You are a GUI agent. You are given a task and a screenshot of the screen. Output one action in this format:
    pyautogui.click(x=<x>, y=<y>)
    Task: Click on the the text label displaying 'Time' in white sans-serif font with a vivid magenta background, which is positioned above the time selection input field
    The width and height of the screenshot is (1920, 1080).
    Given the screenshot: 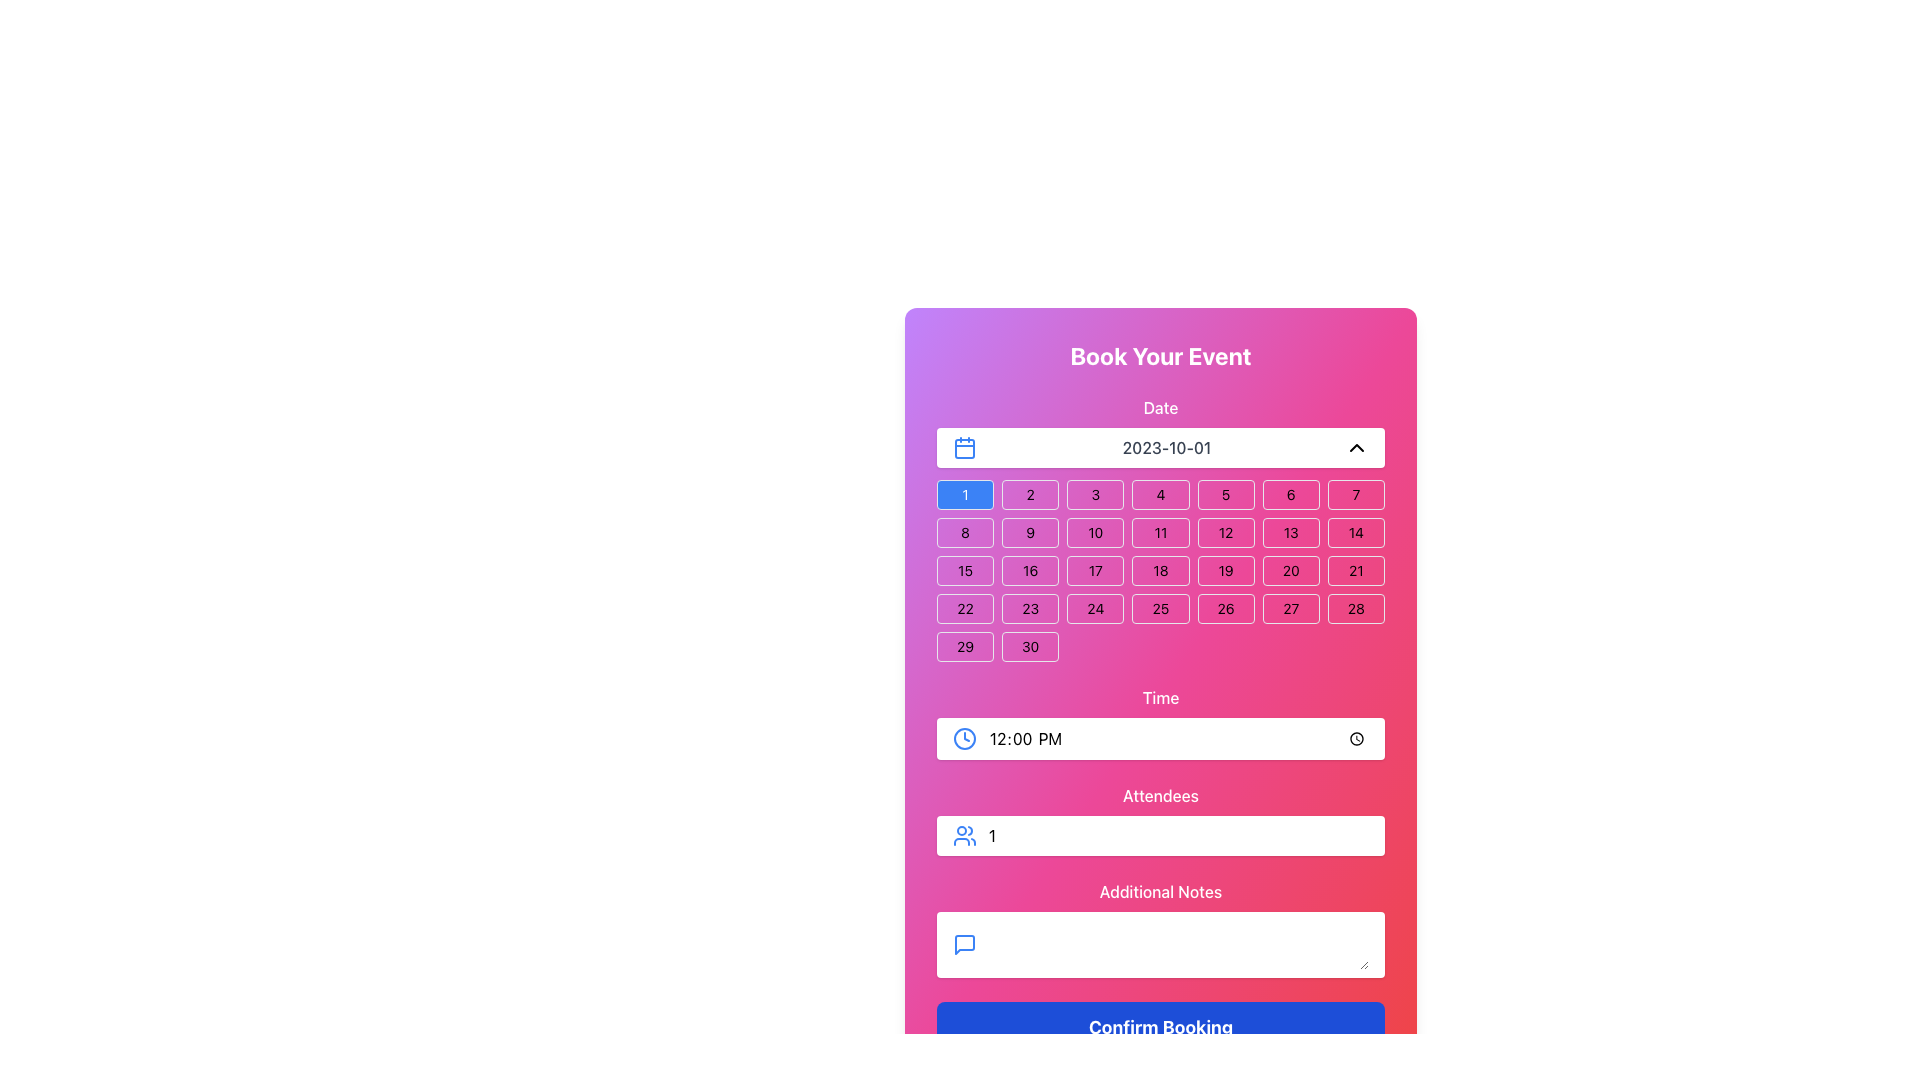 What is the action you would take?
    pyautogui.click(x=1161, y=697)
    